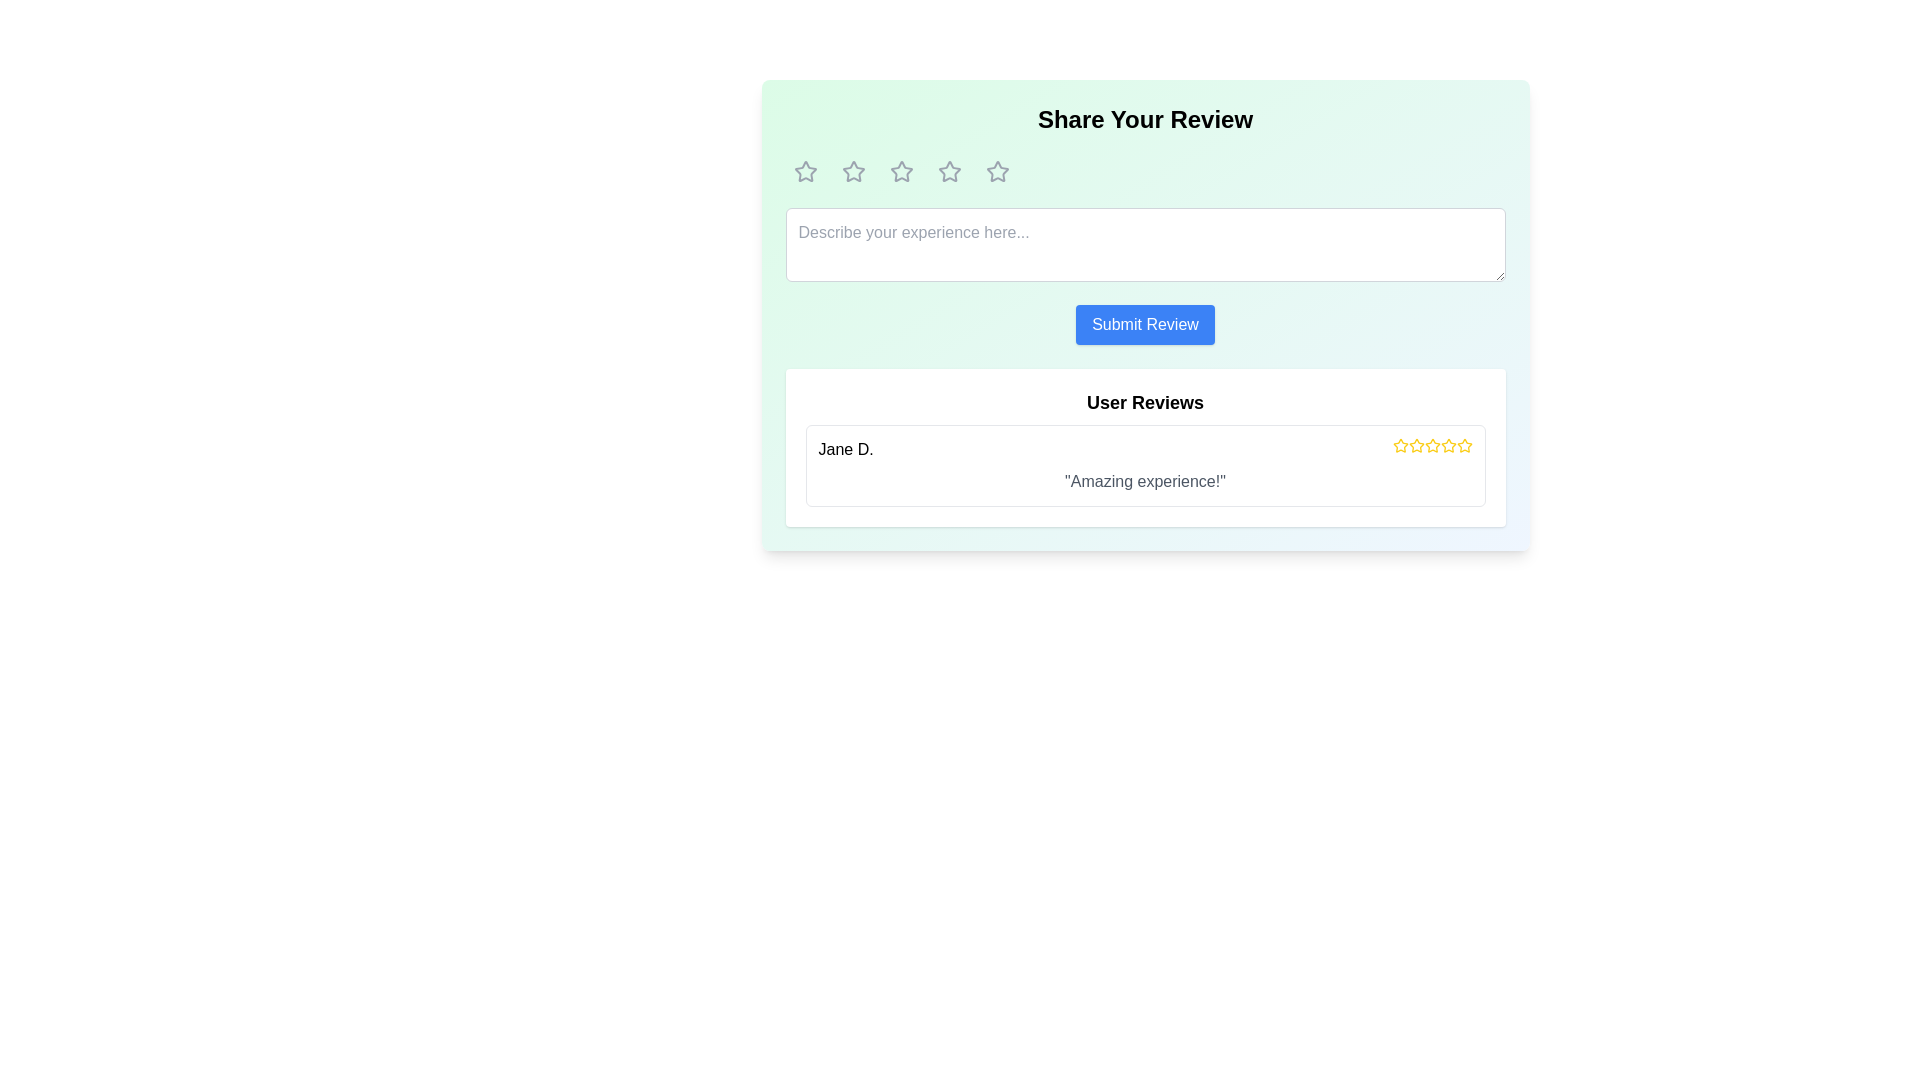 The image size is (1920, 1080). I want to click on the last star icon in the User Reviews section, so click(1464, 445).